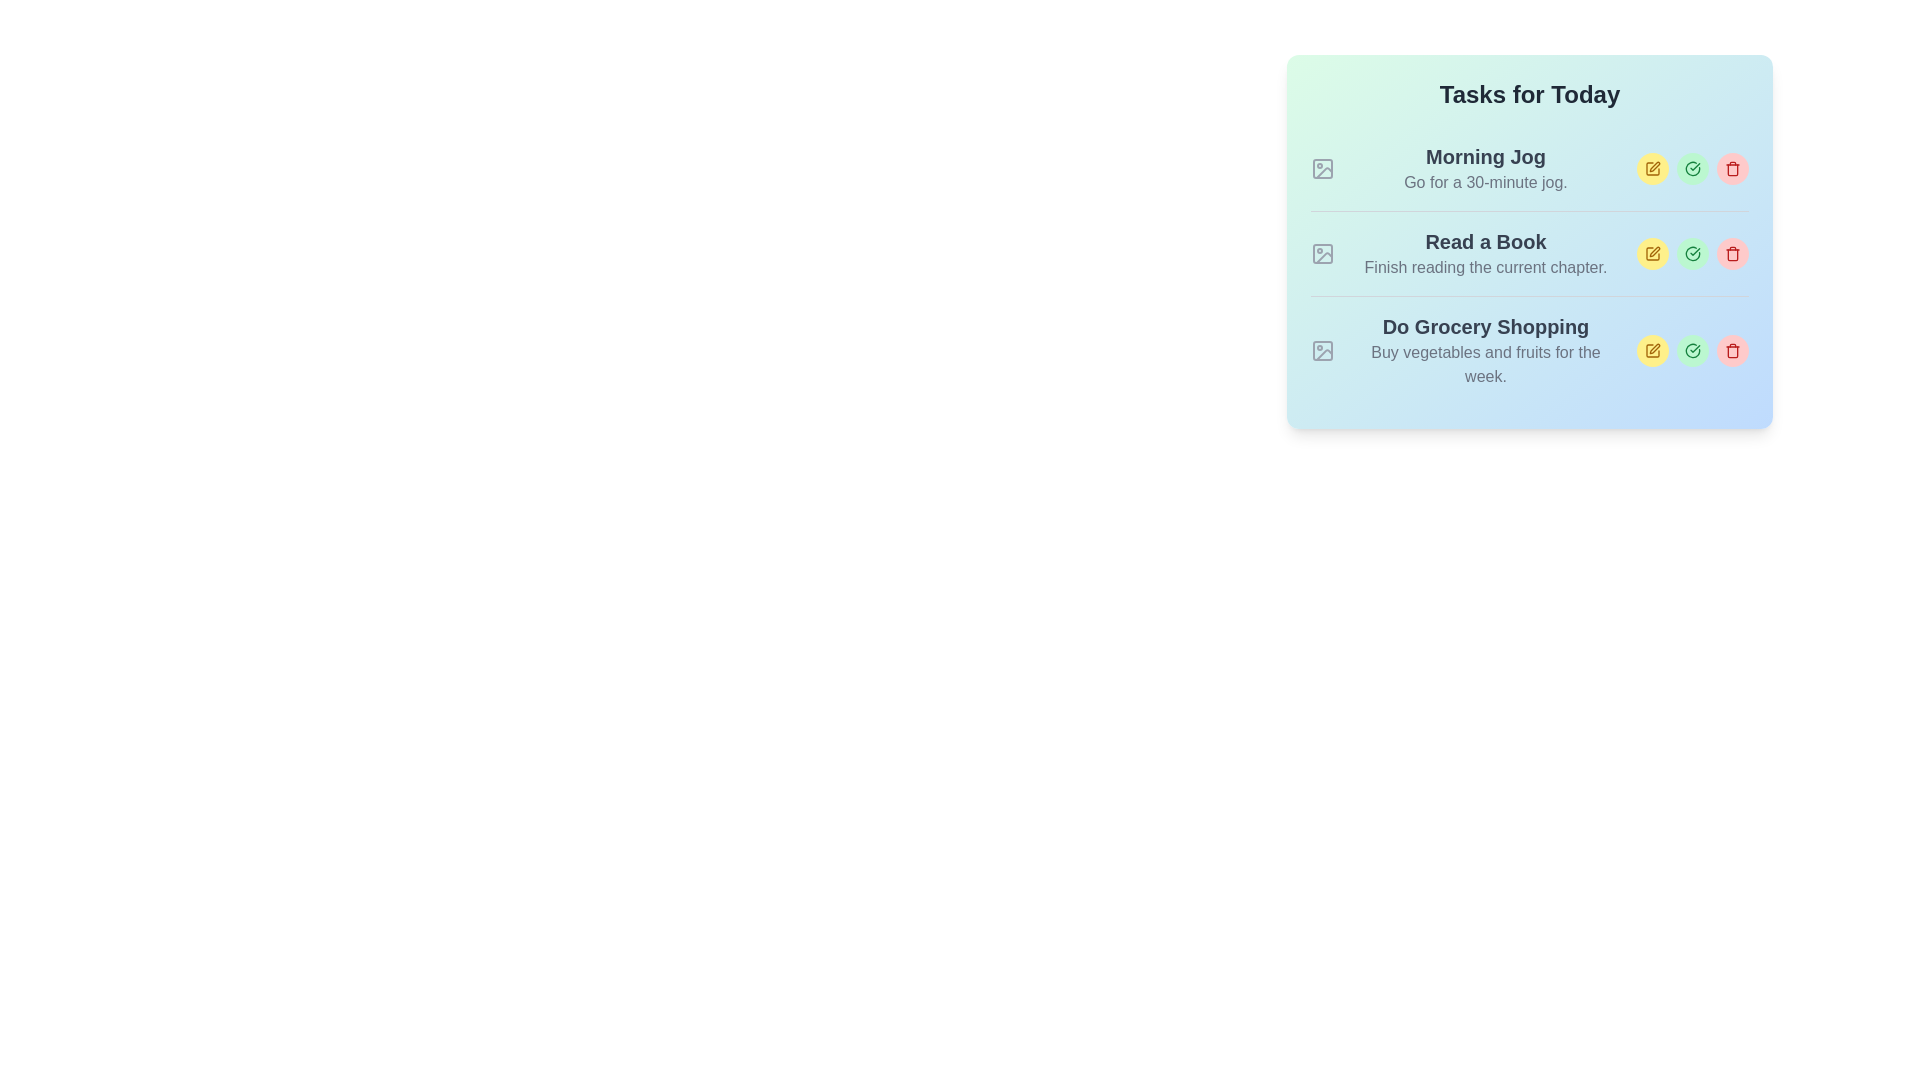 Image resolution: width=1920 pixels, height=1080 pixels. Describe the element at coordinates (1692, 253) in the screenshot. I see `the button marked with a checkmark icon, which is the third button in the action buttons row next to the 'Read a Book' task entry, to observe the hover color change` at that location.